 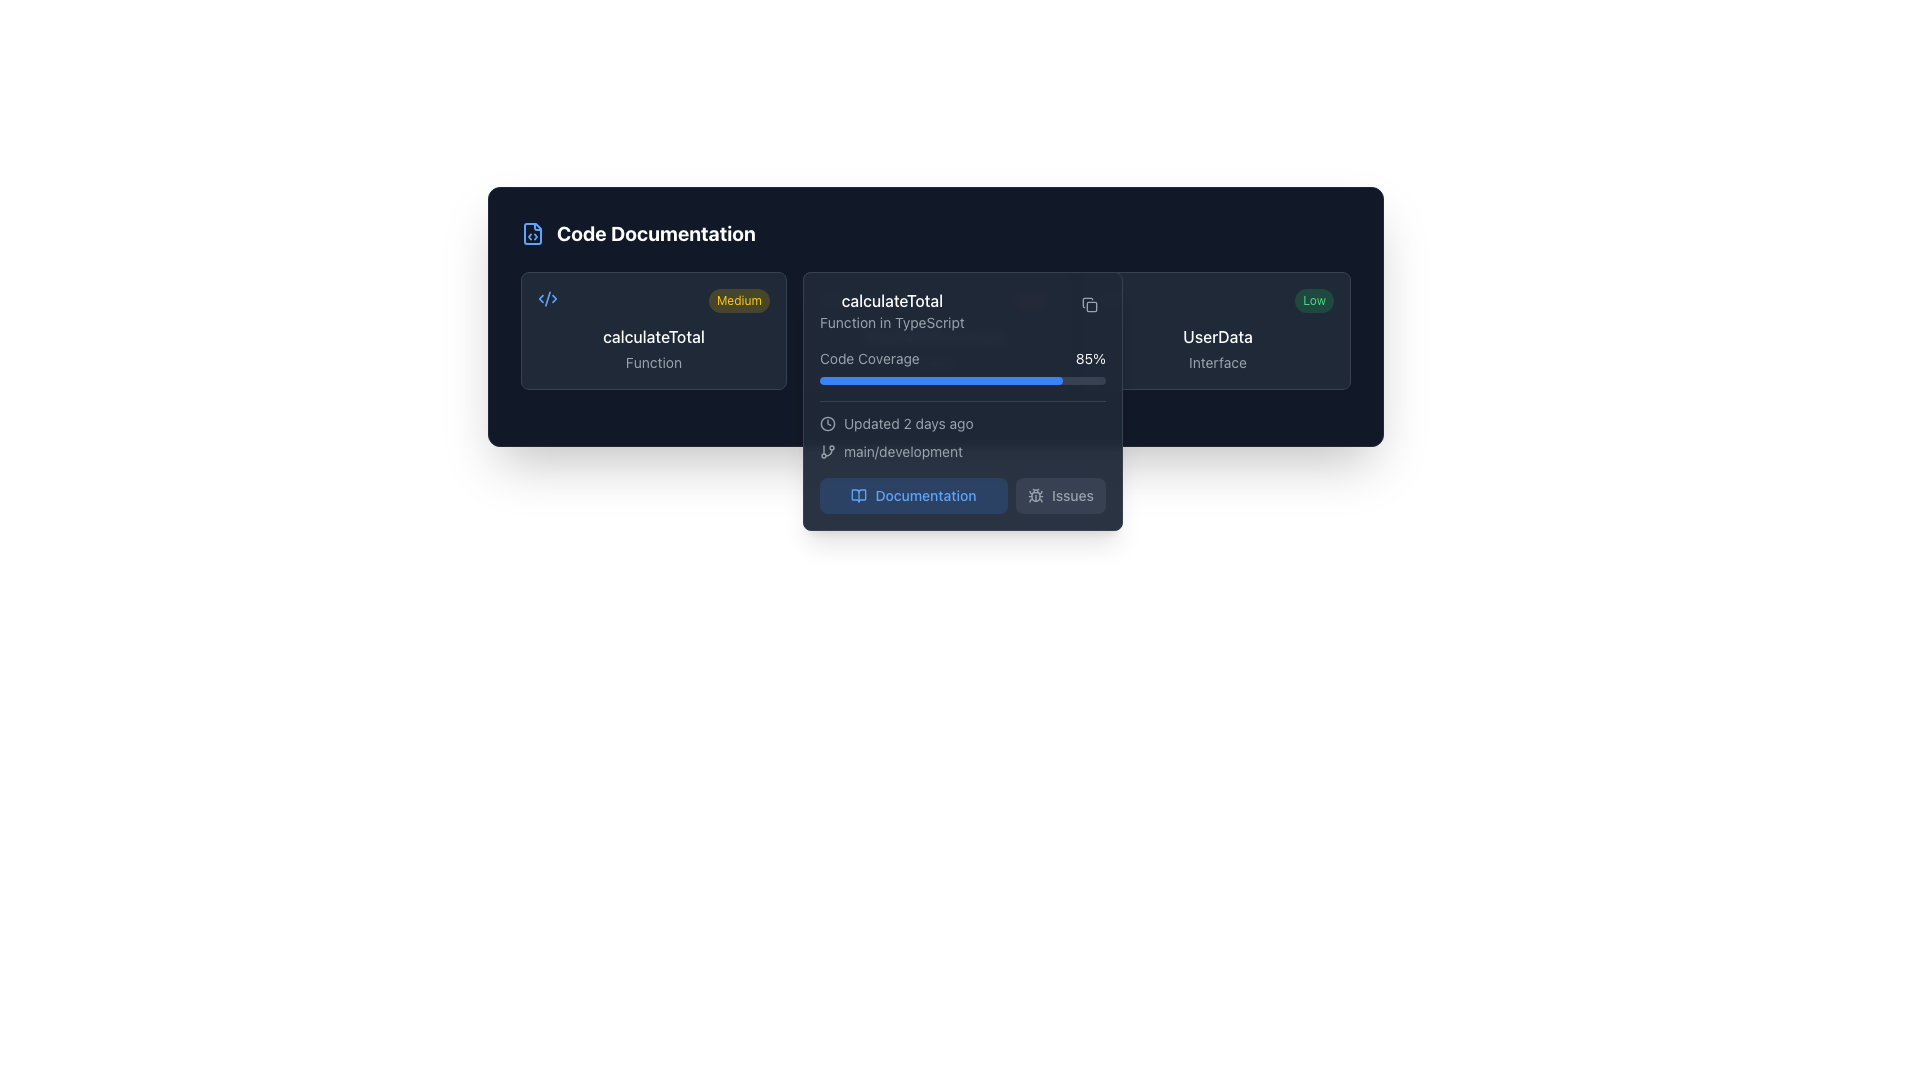 I want to click on the text block displaying 'Updated 2 days ago' with a clock icon and 'main/development' with a branching icon, located within a card-like structure, so click(x=963, y=430).